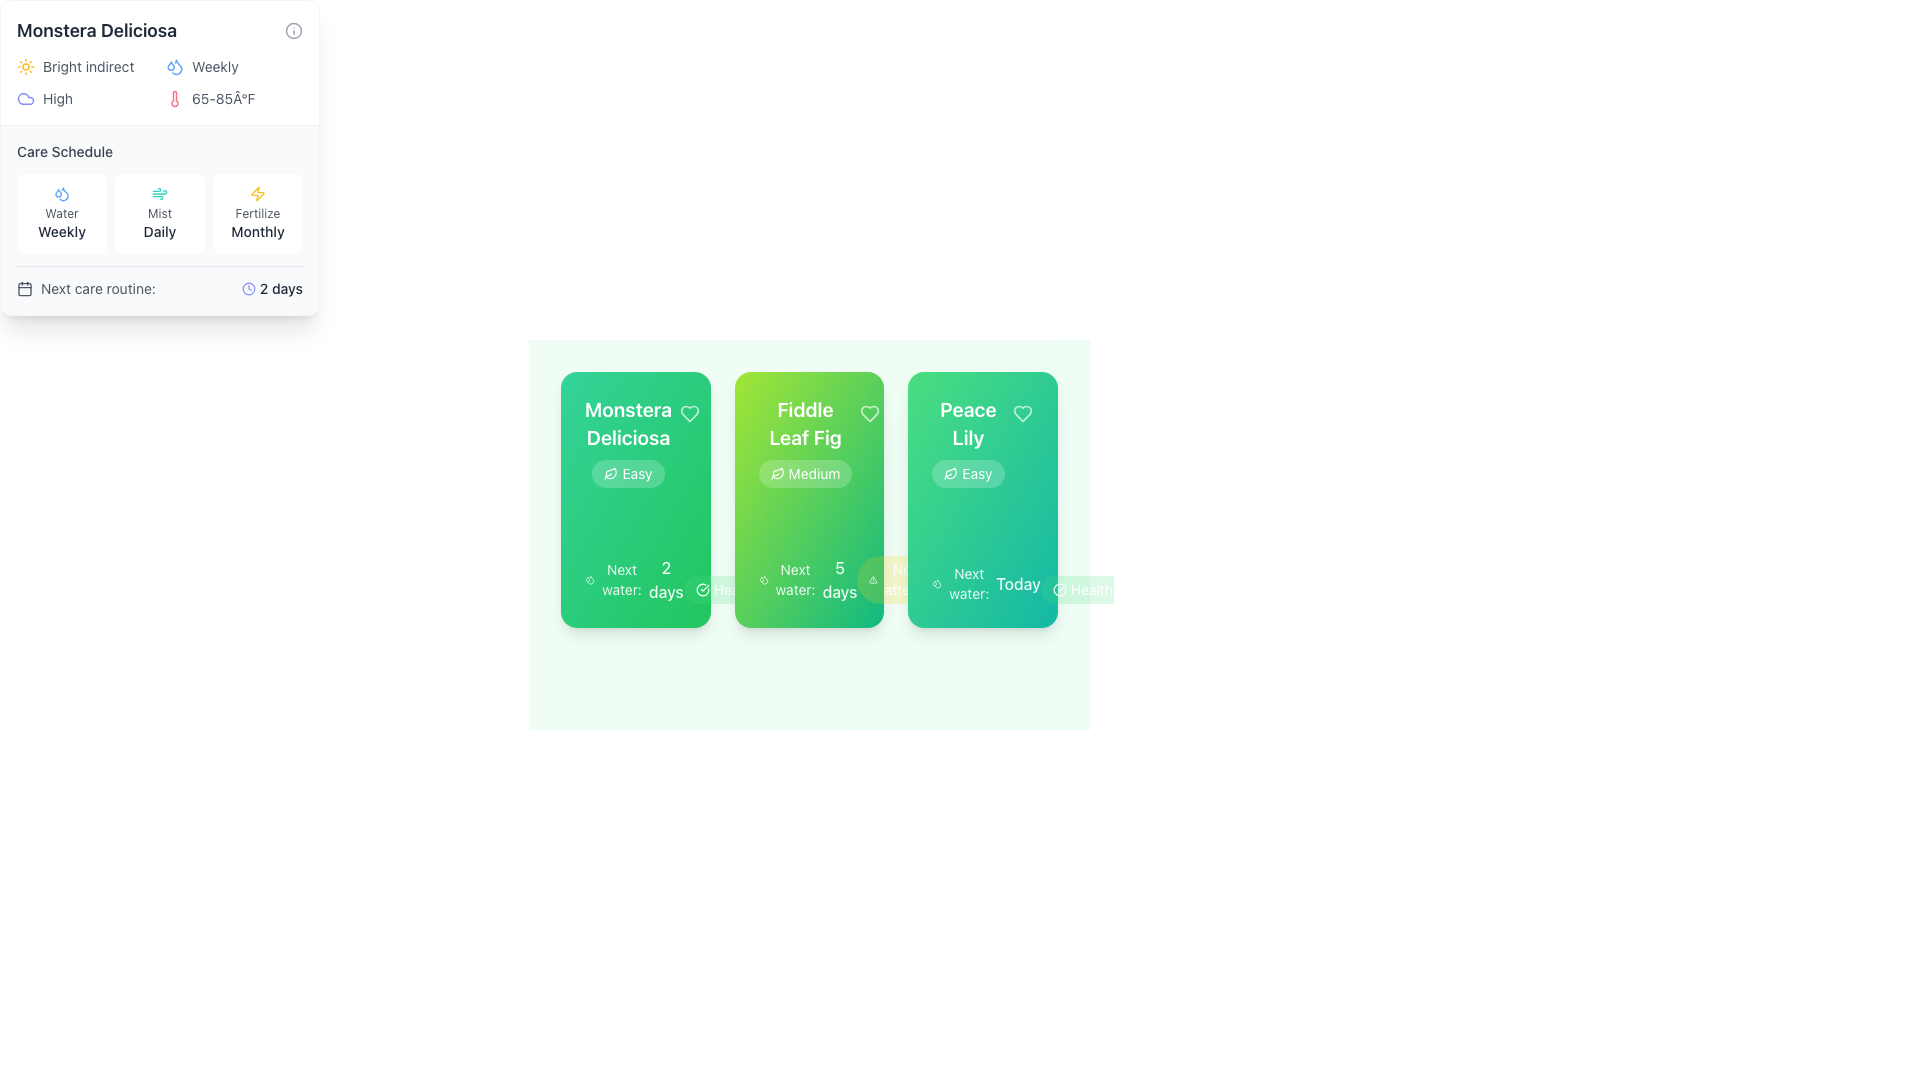 The height and width of the screenshot is (1080, 1920). I want to click on the favorite icon located in the upper-right corner of the 'Fiddle Leaf Fig' card to express a like action, so click(870, 412).